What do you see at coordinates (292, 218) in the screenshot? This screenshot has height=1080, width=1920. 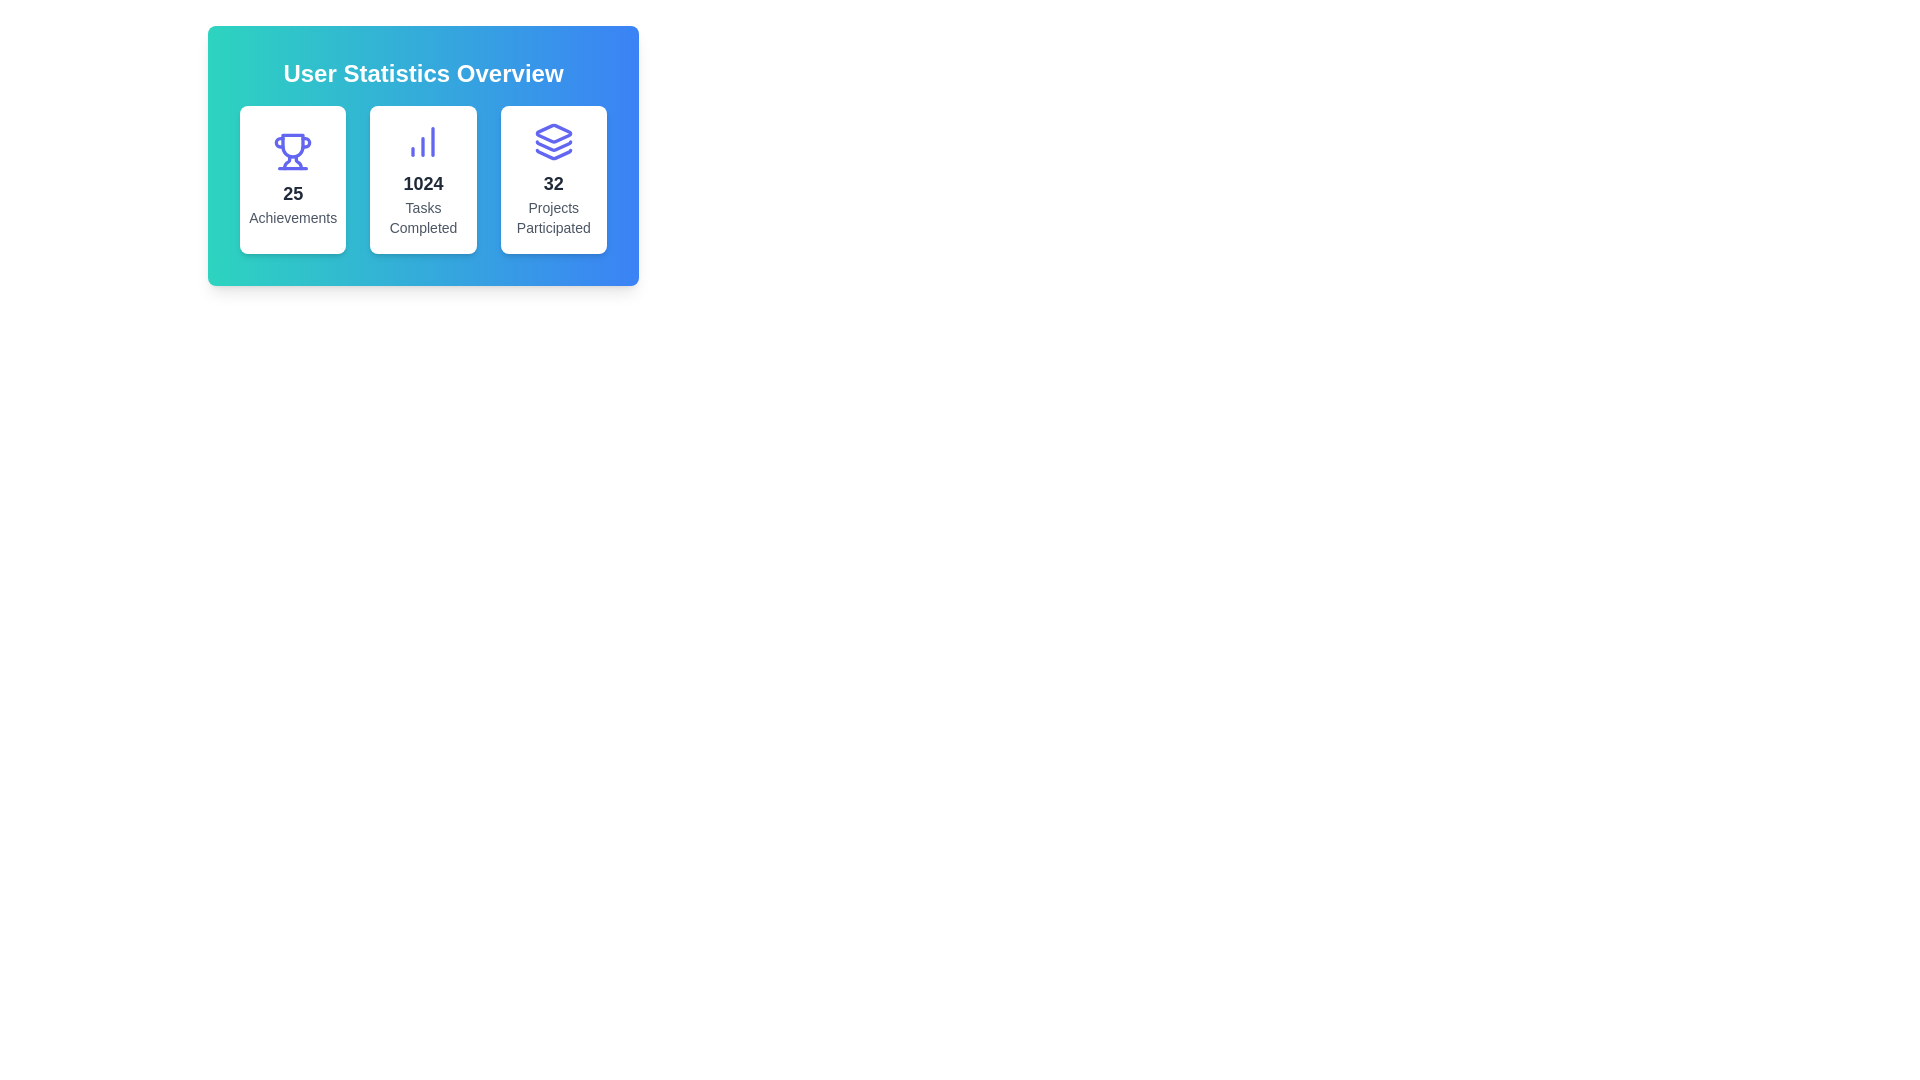 I see `the 'Achievements' label, which is a text label in medium gray color, placed directly beneath the numerical value '25' and styled in a sans-serif font` at bounding box center [292, 218].